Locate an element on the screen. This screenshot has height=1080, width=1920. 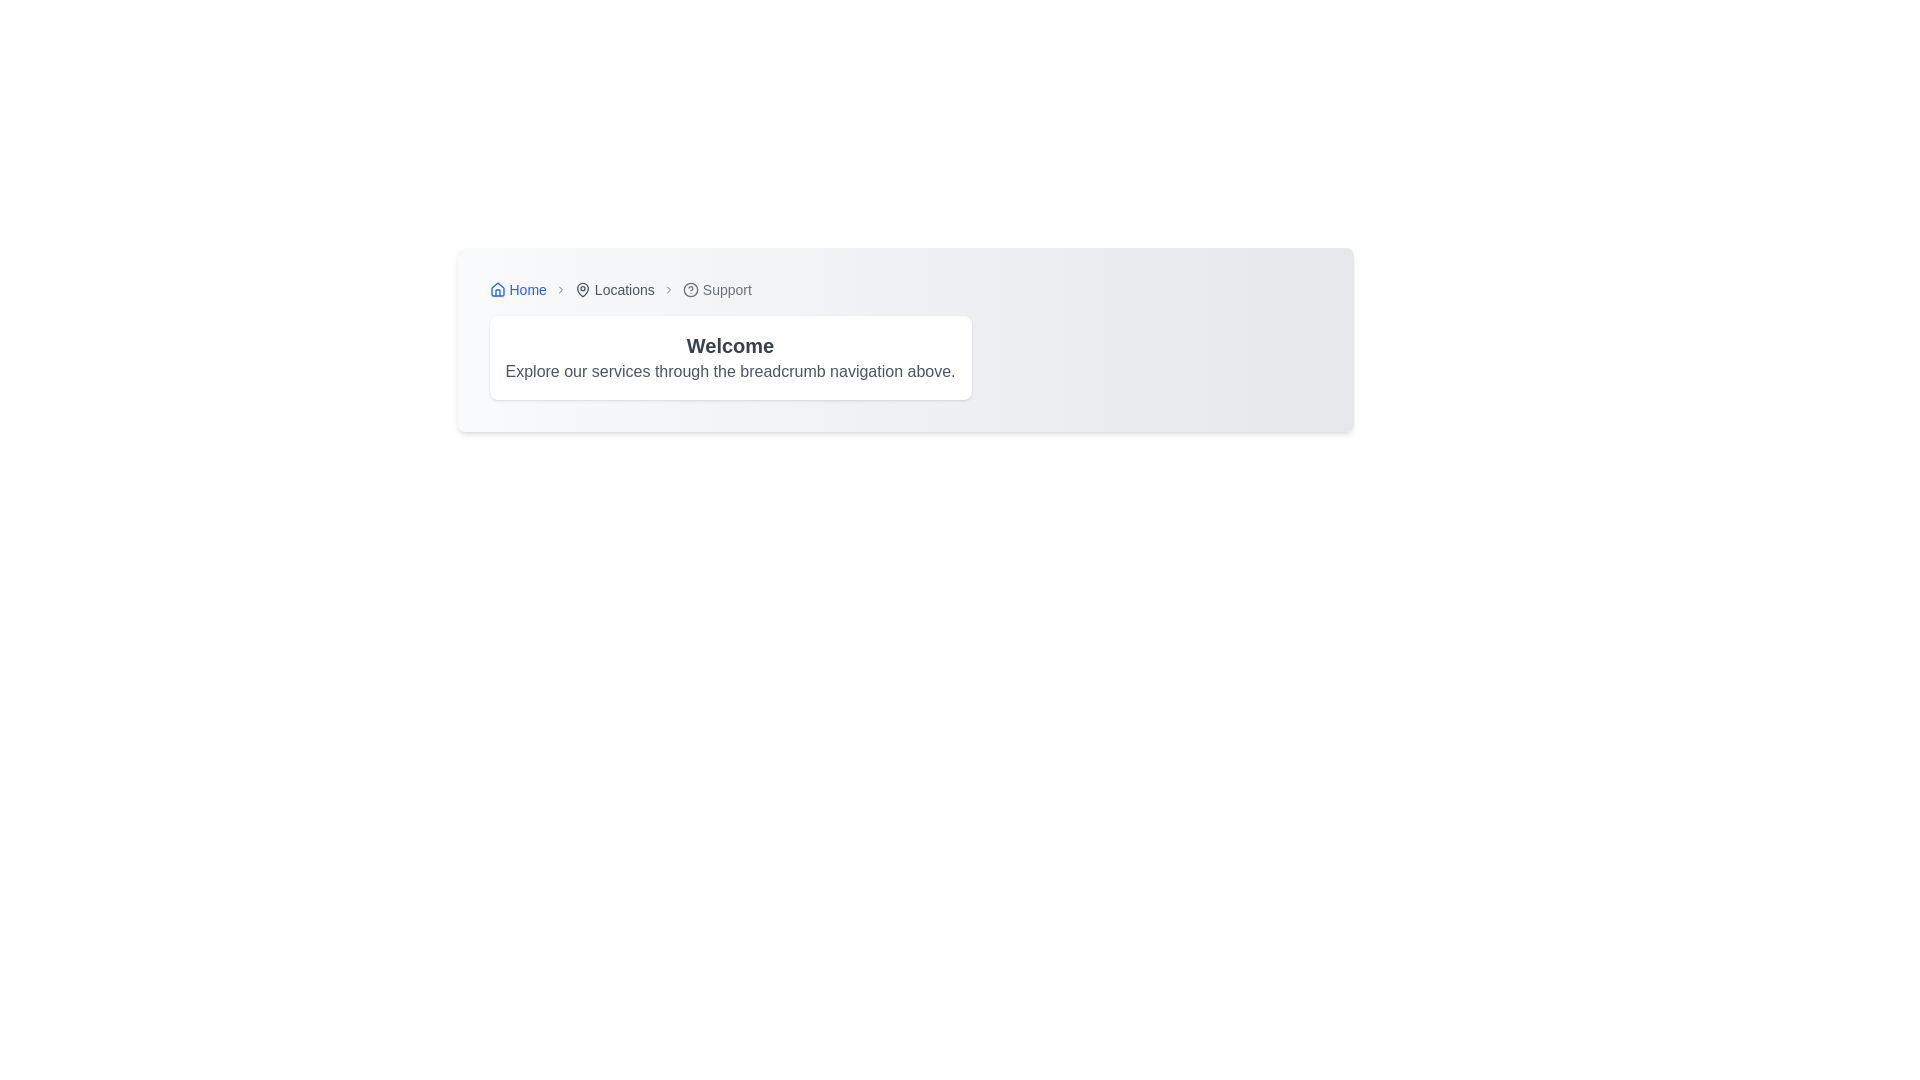
the informative text block that reads 'Explore our services through the breadcrumb navigation above.' which is styled in gray and positioned below the 'Welcome' heading is located at coordinates (729, 371).